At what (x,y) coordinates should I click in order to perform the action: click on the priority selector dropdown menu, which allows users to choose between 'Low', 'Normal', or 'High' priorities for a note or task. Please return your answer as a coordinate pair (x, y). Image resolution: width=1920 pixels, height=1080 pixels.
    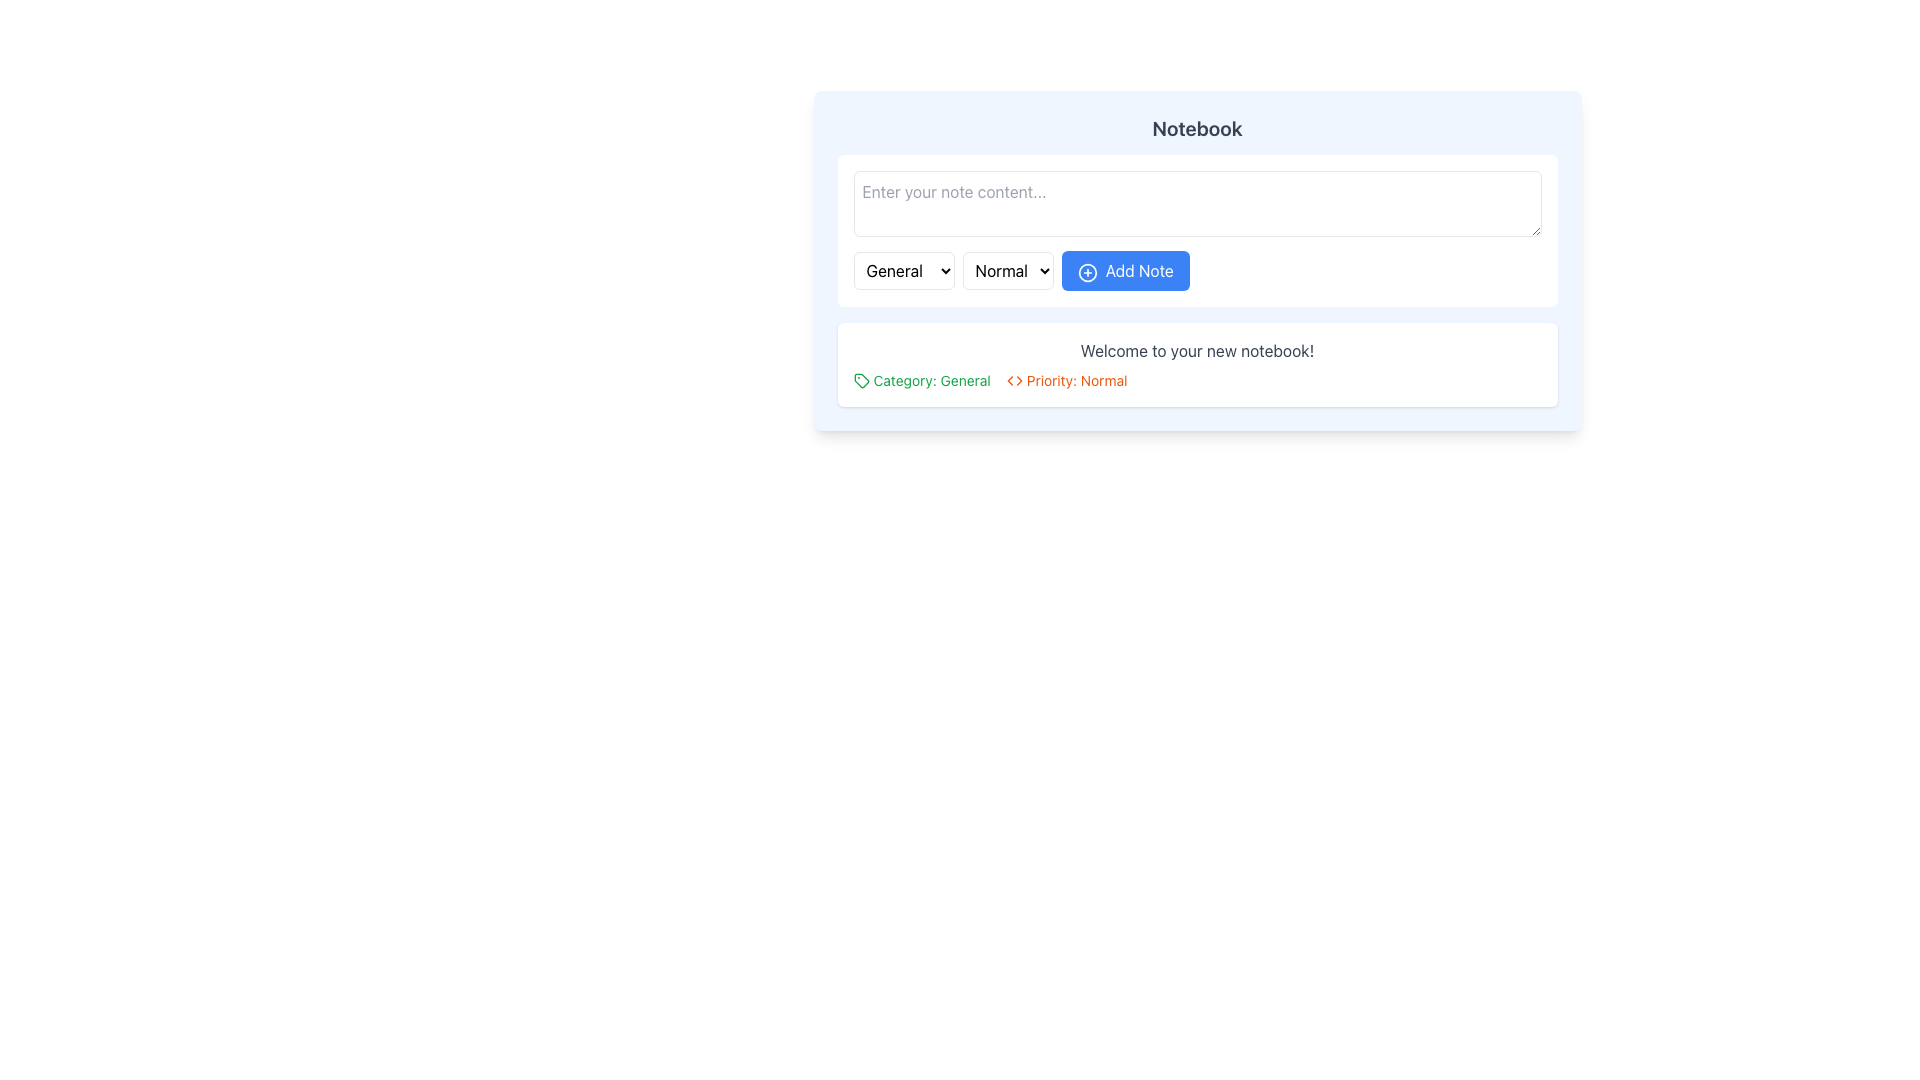
    Looking at the image, I should click on (1008, 270).